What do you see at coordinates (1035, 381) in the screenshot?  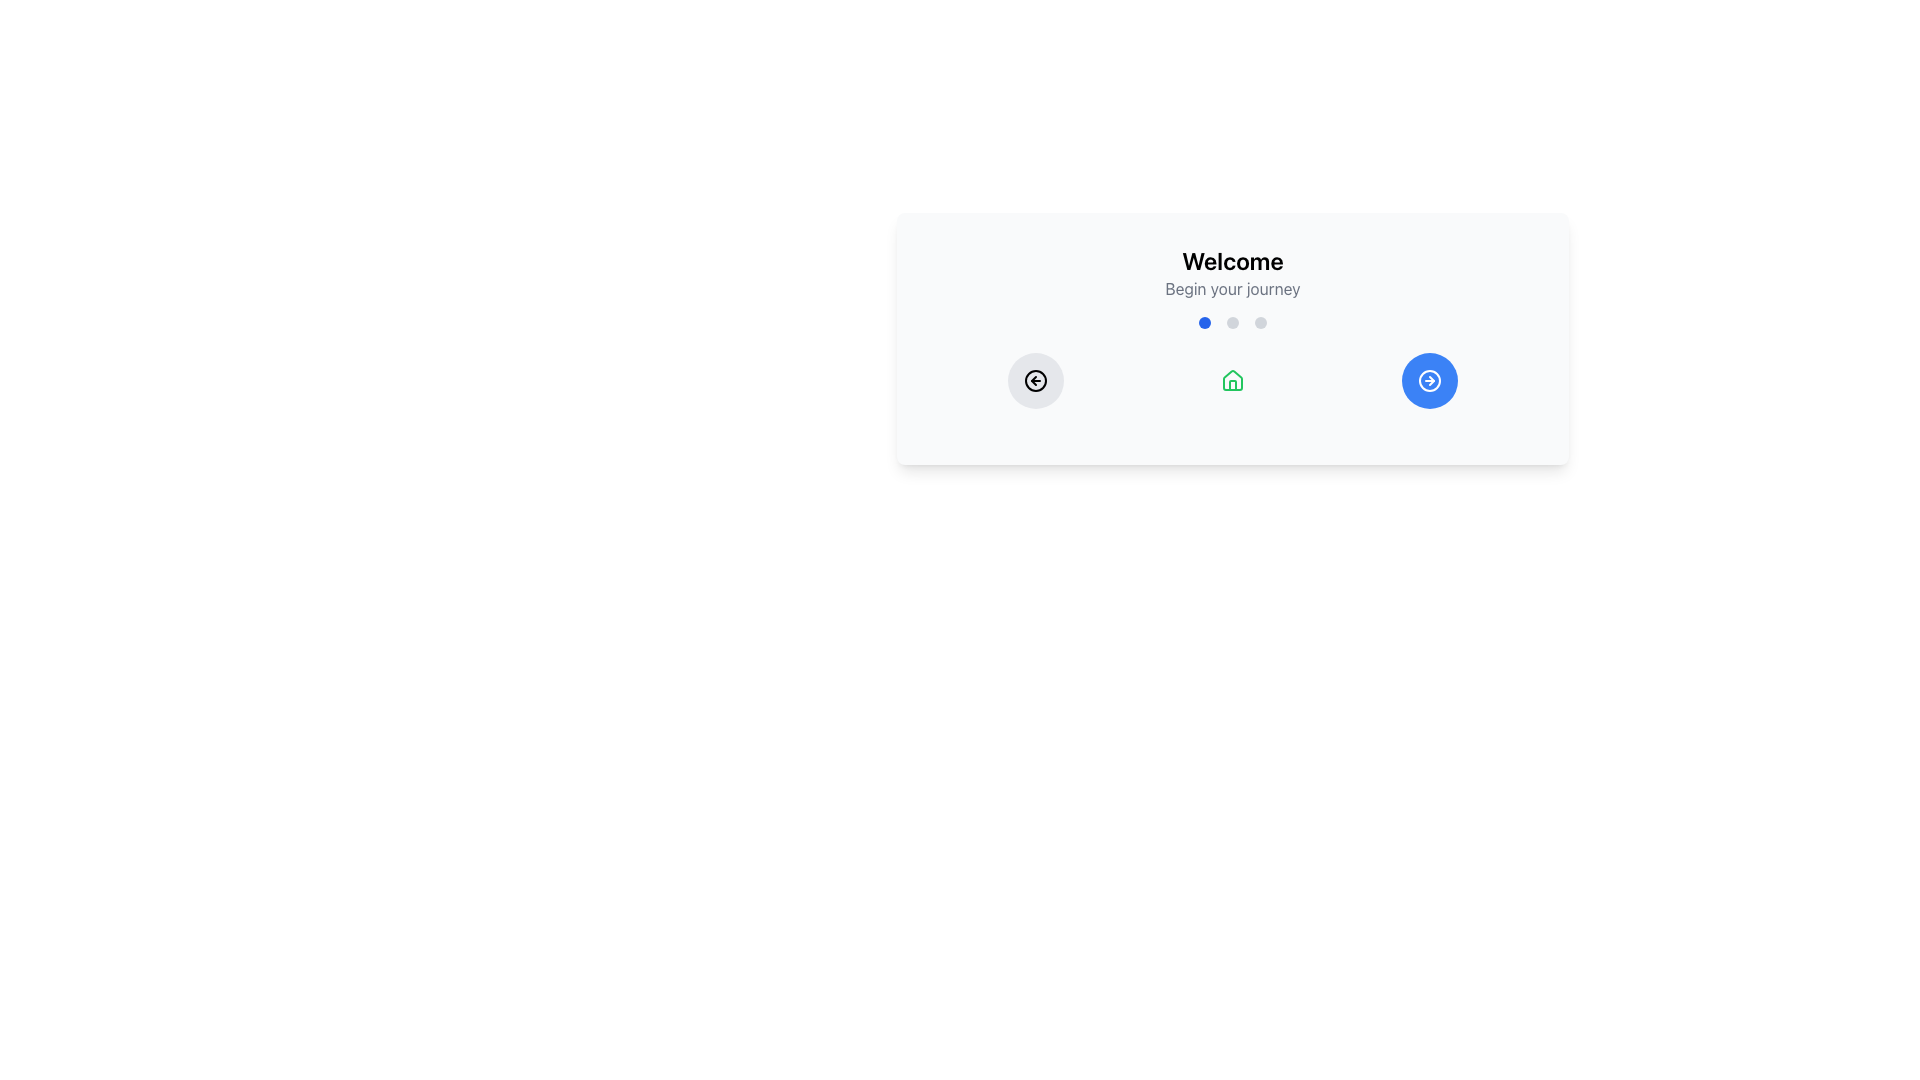 I see `the leftmost circular button with a light gray background and a left-pointing arrow icon` at bounding box center [1035, 381].